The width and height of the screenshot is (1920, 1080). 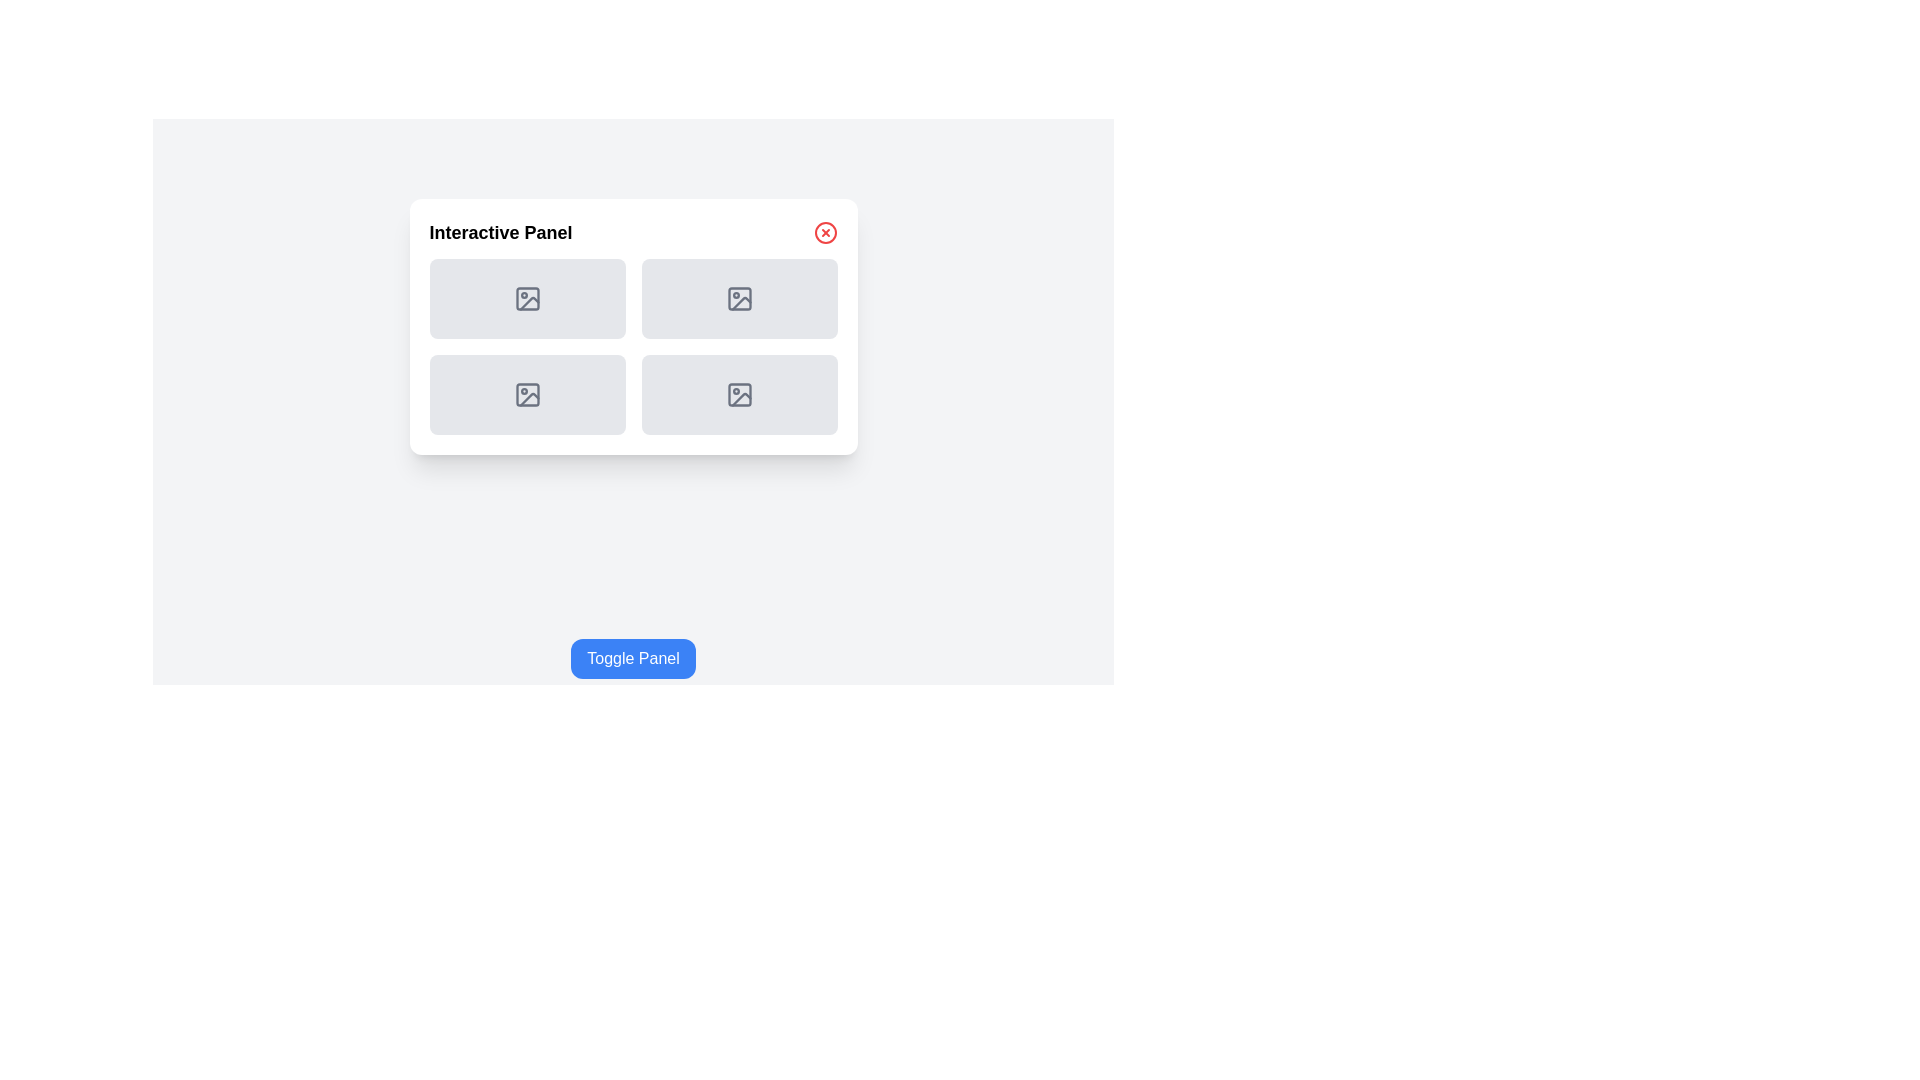 I want to click on the bottom-right graphic icon resembling a stylized image filled with a diagonal slash, indicating a placeholder or image error in the 'Interactive Panel', so click(x=740, y=303).